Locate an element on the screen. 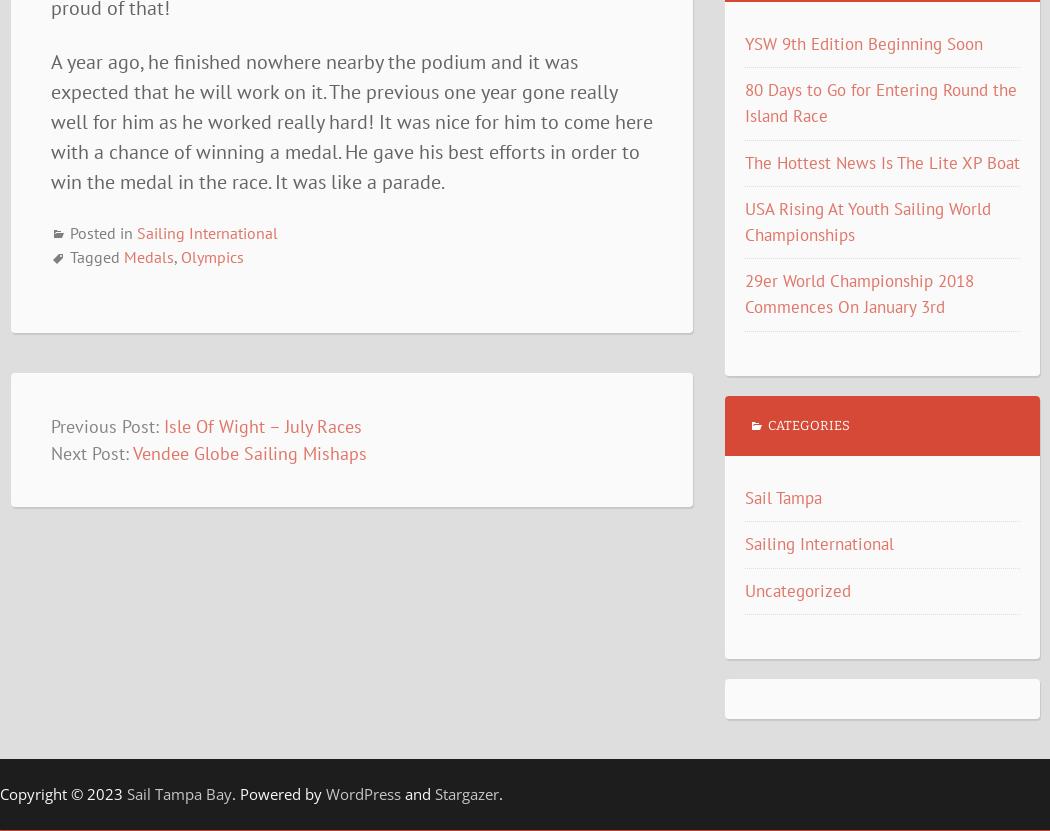  'USA Rising At Youth Sailing World Championships' is located at coordinates (865, 221).